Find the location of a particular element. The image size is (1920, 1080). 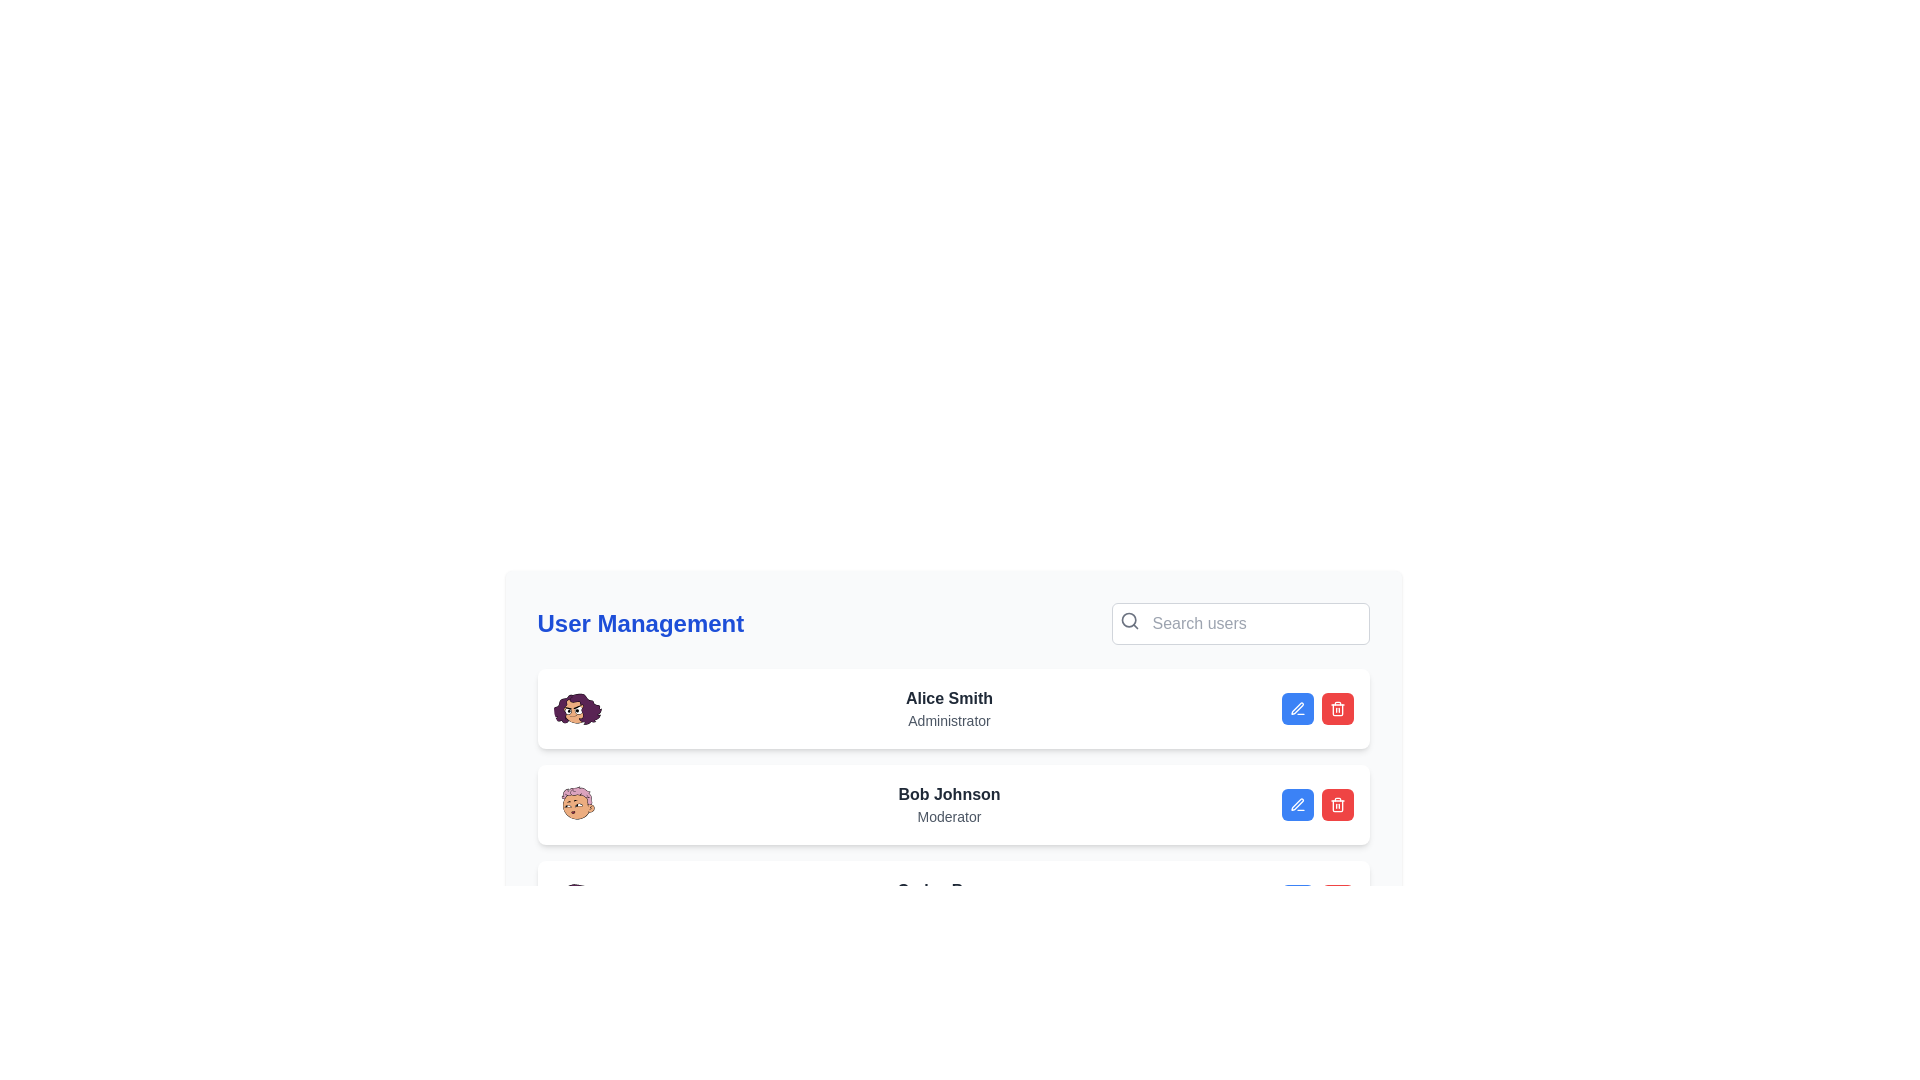

the small gray text label element that displays the word 'administrator', located directly below 'Alice Smith' in the User Management section is located at coordinates (948, 721).